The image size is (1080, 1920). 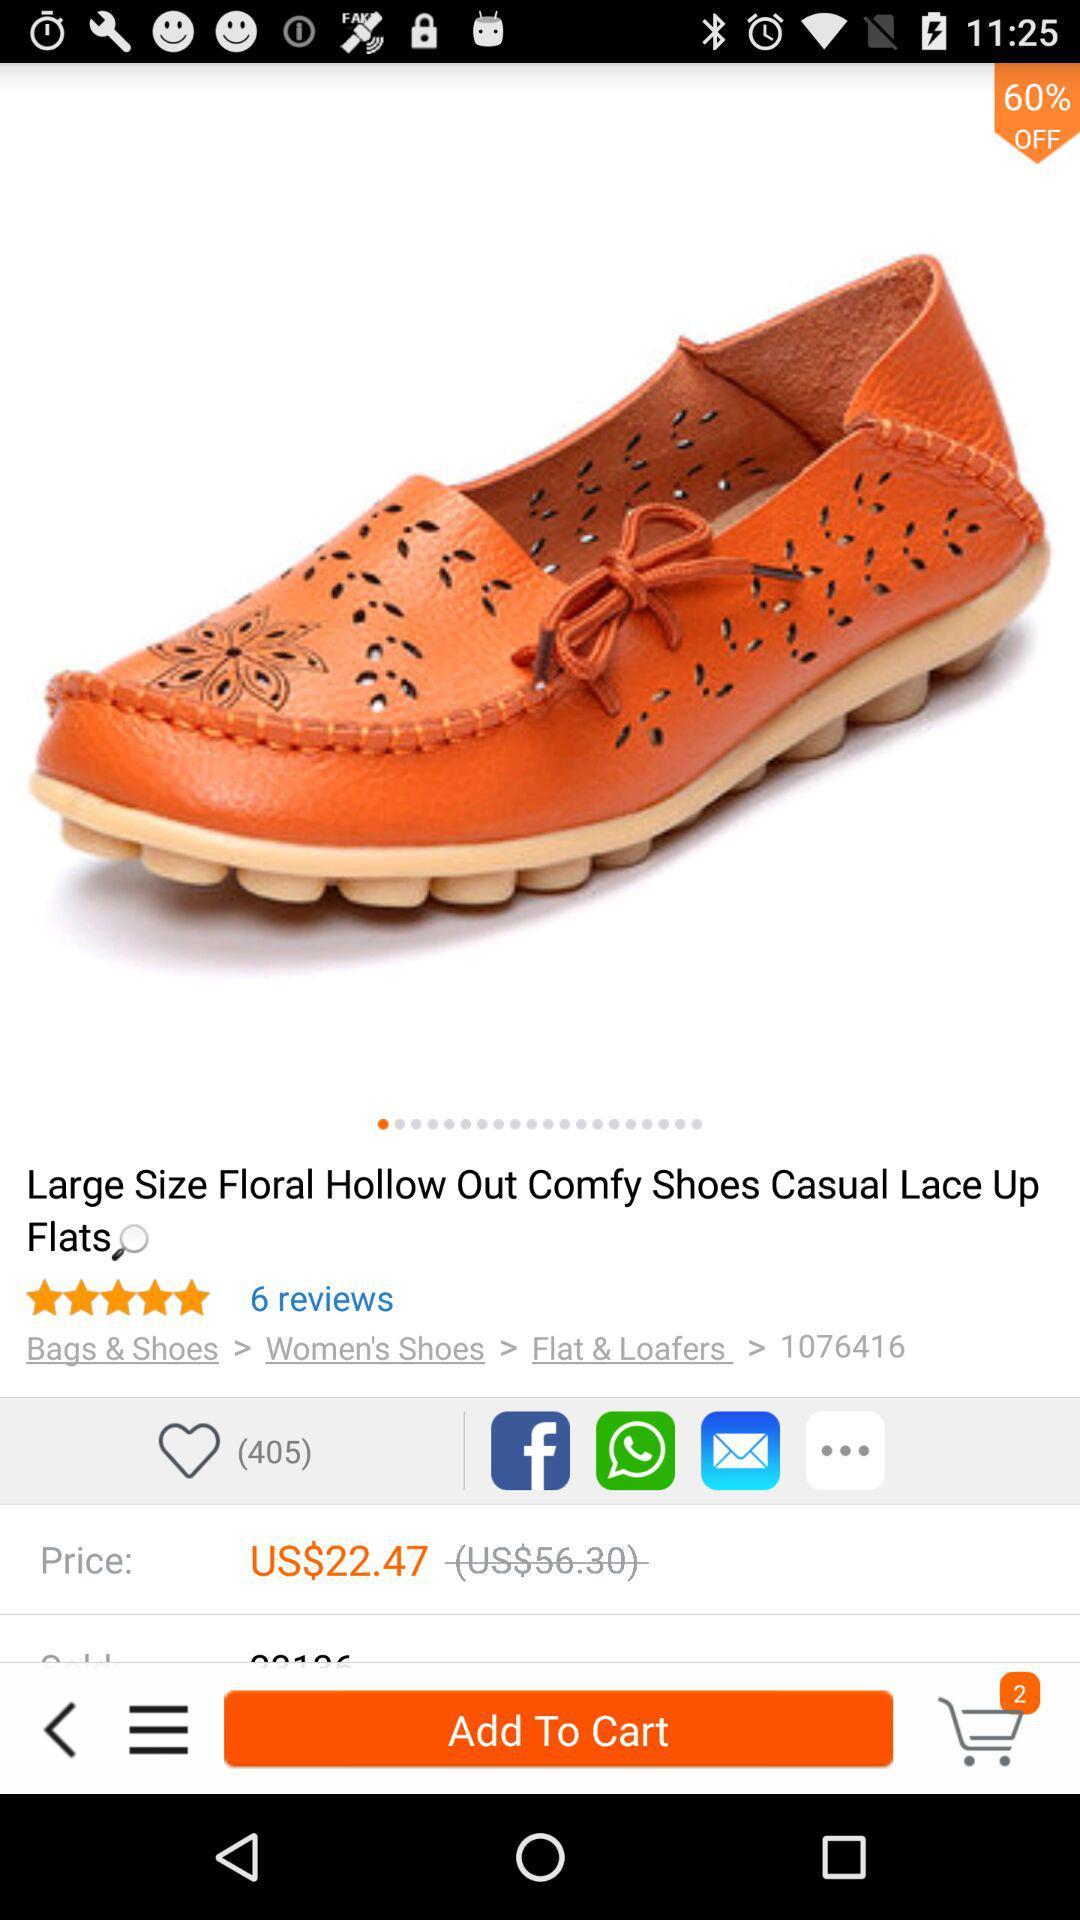 I want to click on image 20, so click(x=695, y=1124).